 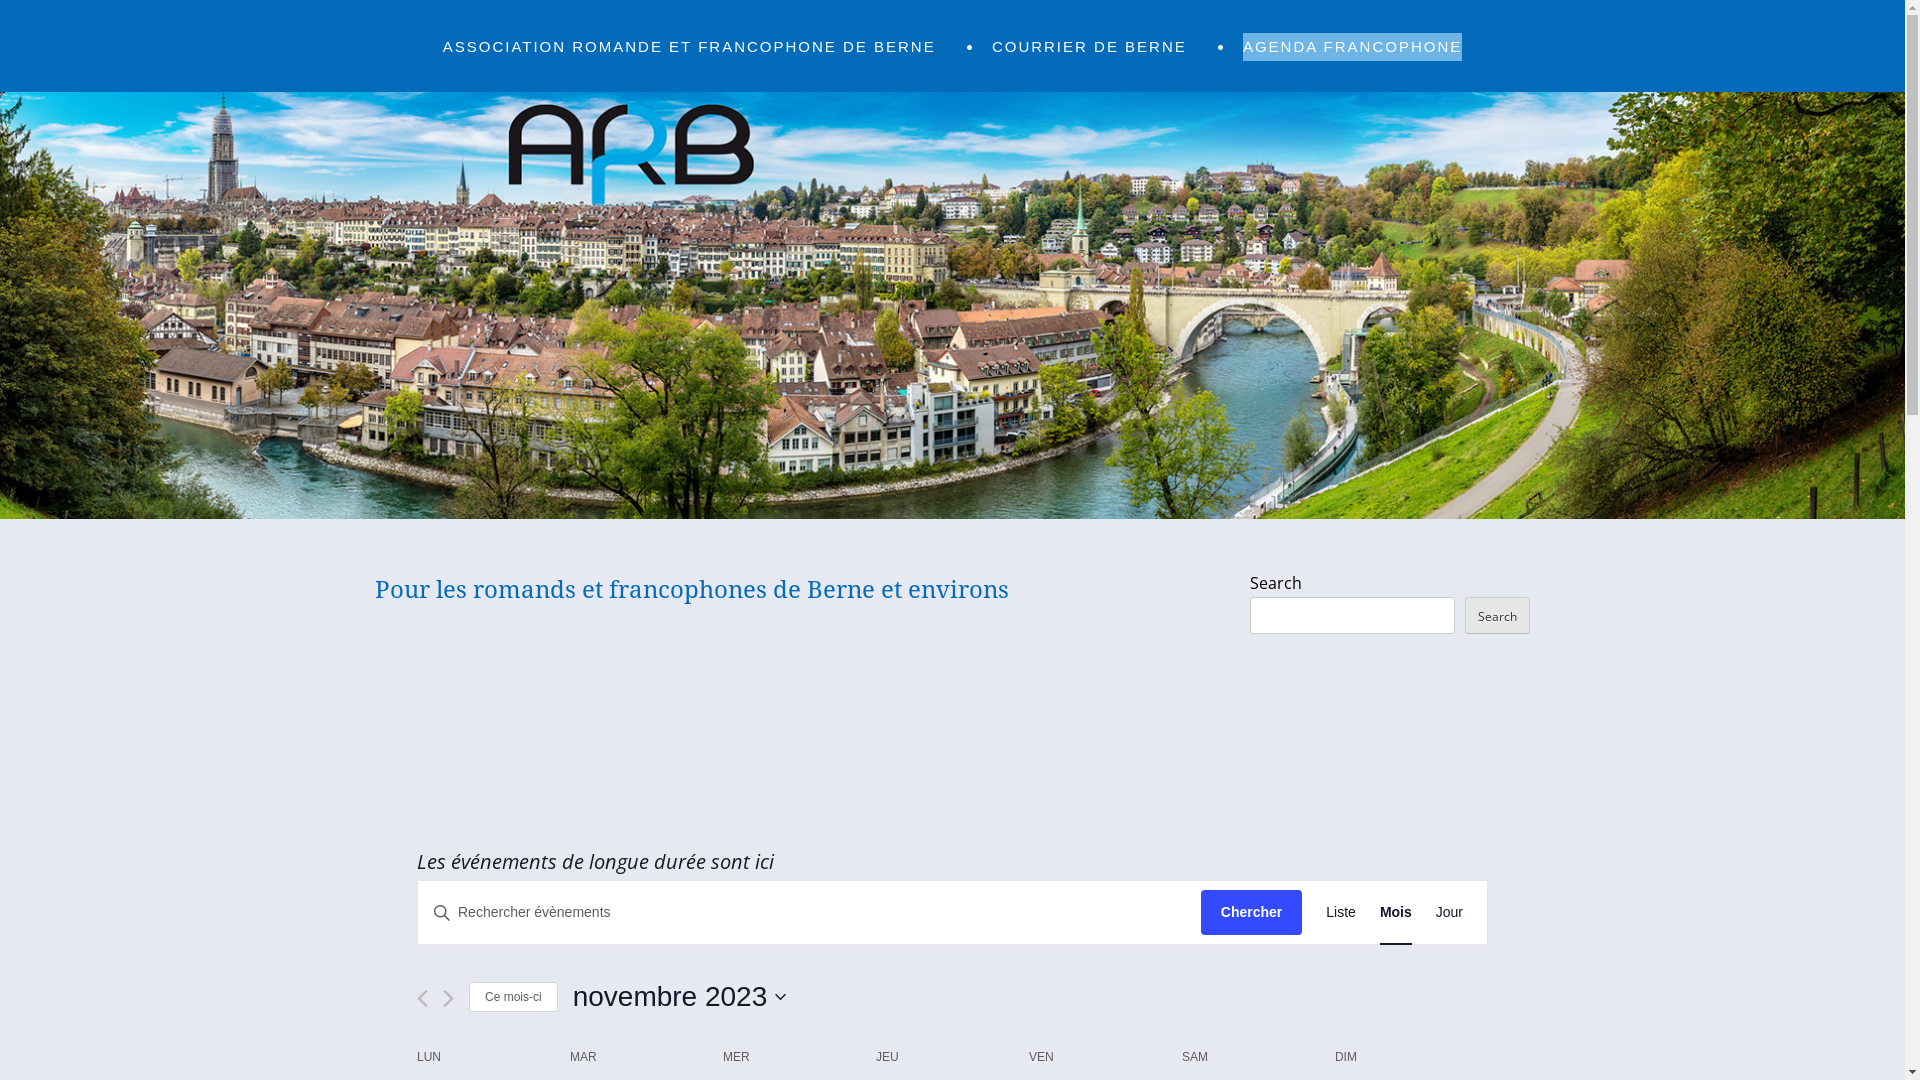 What do you see at coordinates (1379, 912) in the screenshot?
I see `'Mois'` at bounding box center [1379, 912].